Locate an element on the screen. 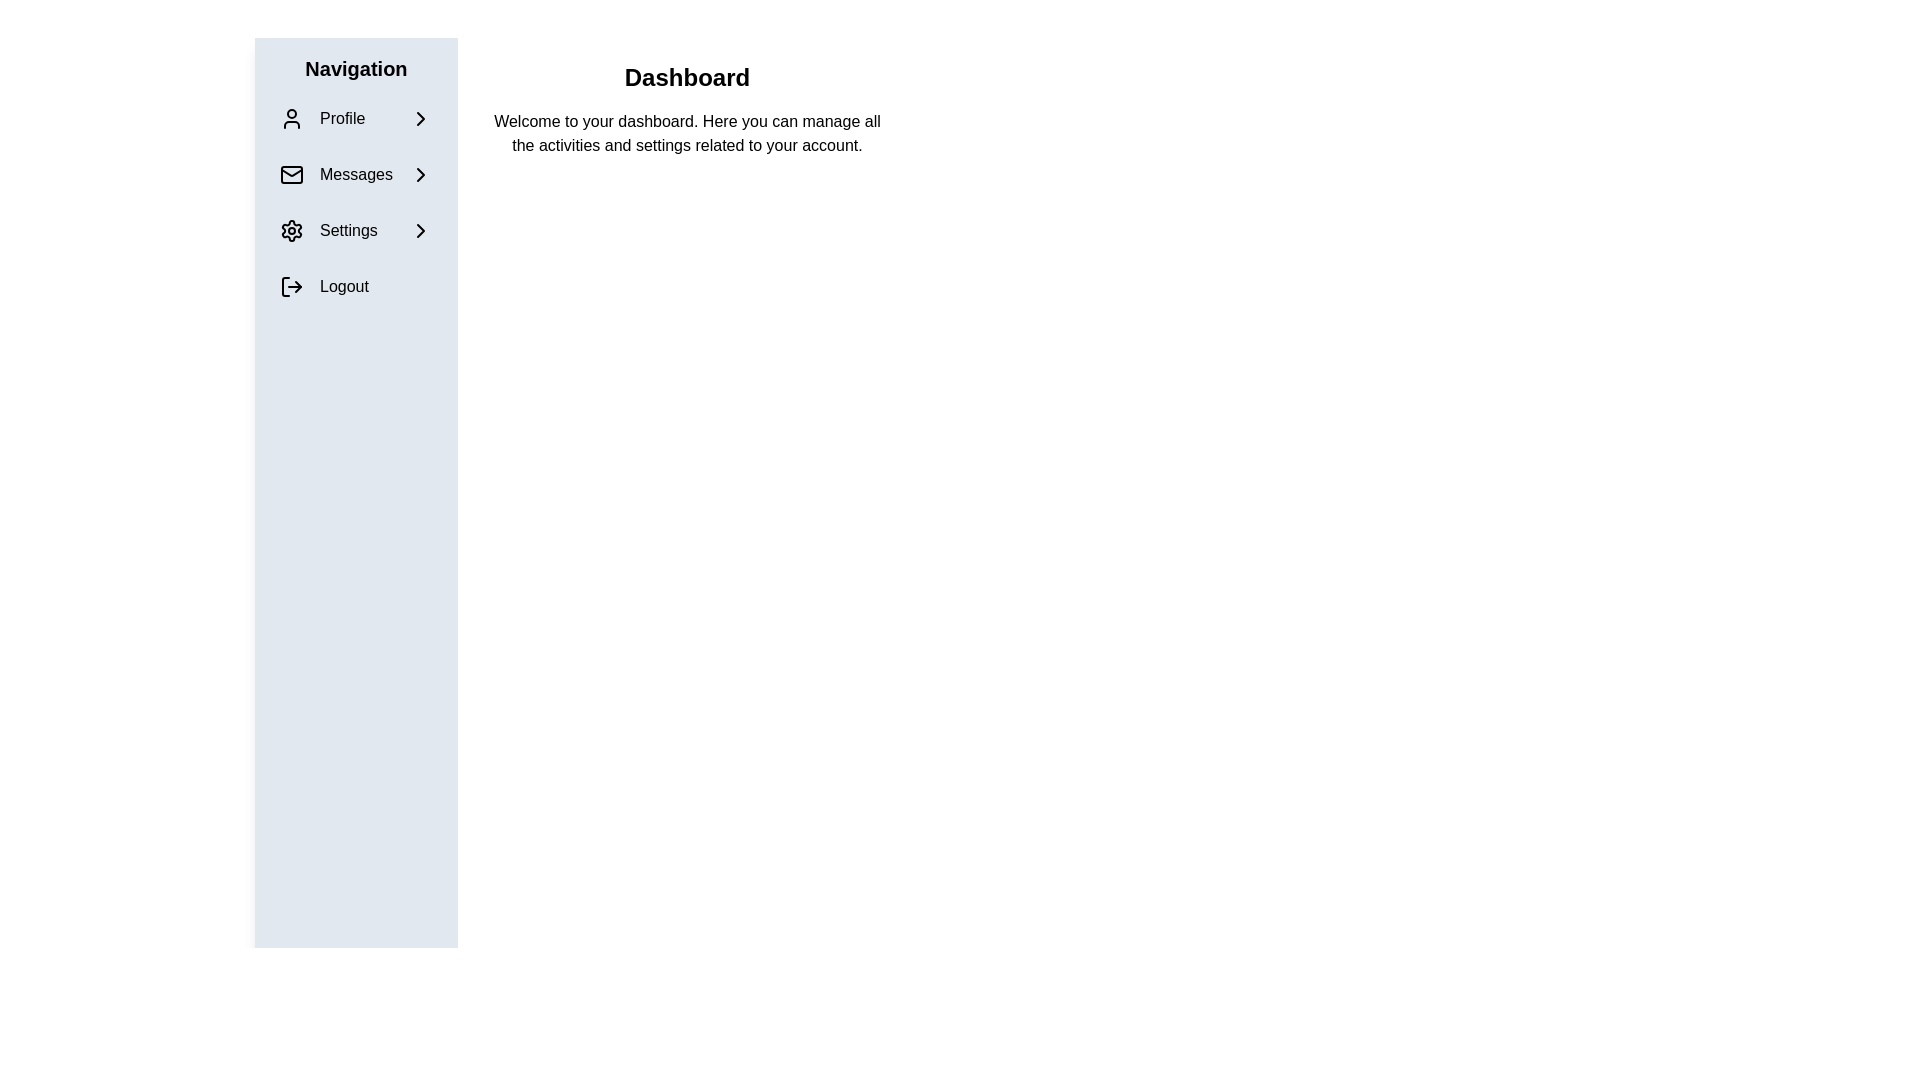 The image size is (1920, 1080). the right-pointing black chevron icon located at the far-right end of the 'Profile' row in the navigation sidebar is located at coordinates (419, 119).